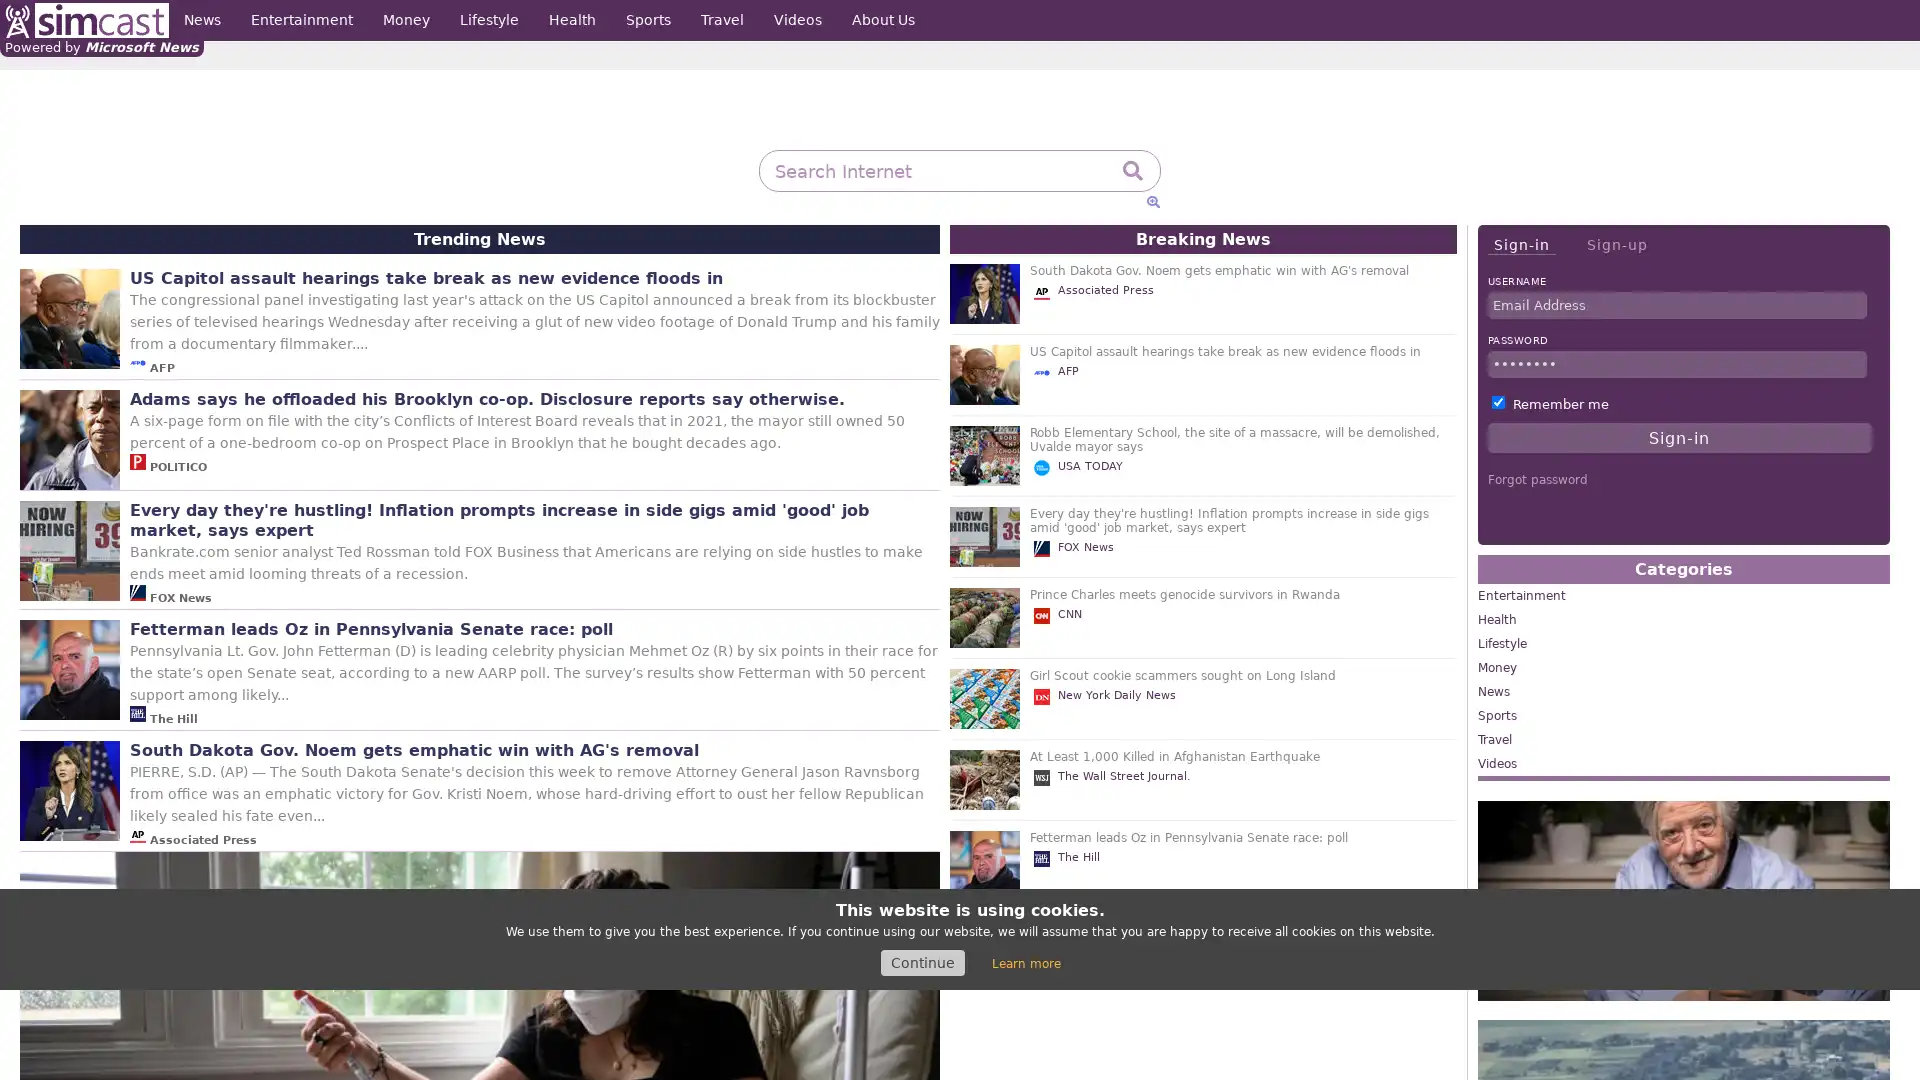  What do you see at coordinates (1679, 437) in the screenshot?
I see `Sign-in` at bounding box center [1679, 437].